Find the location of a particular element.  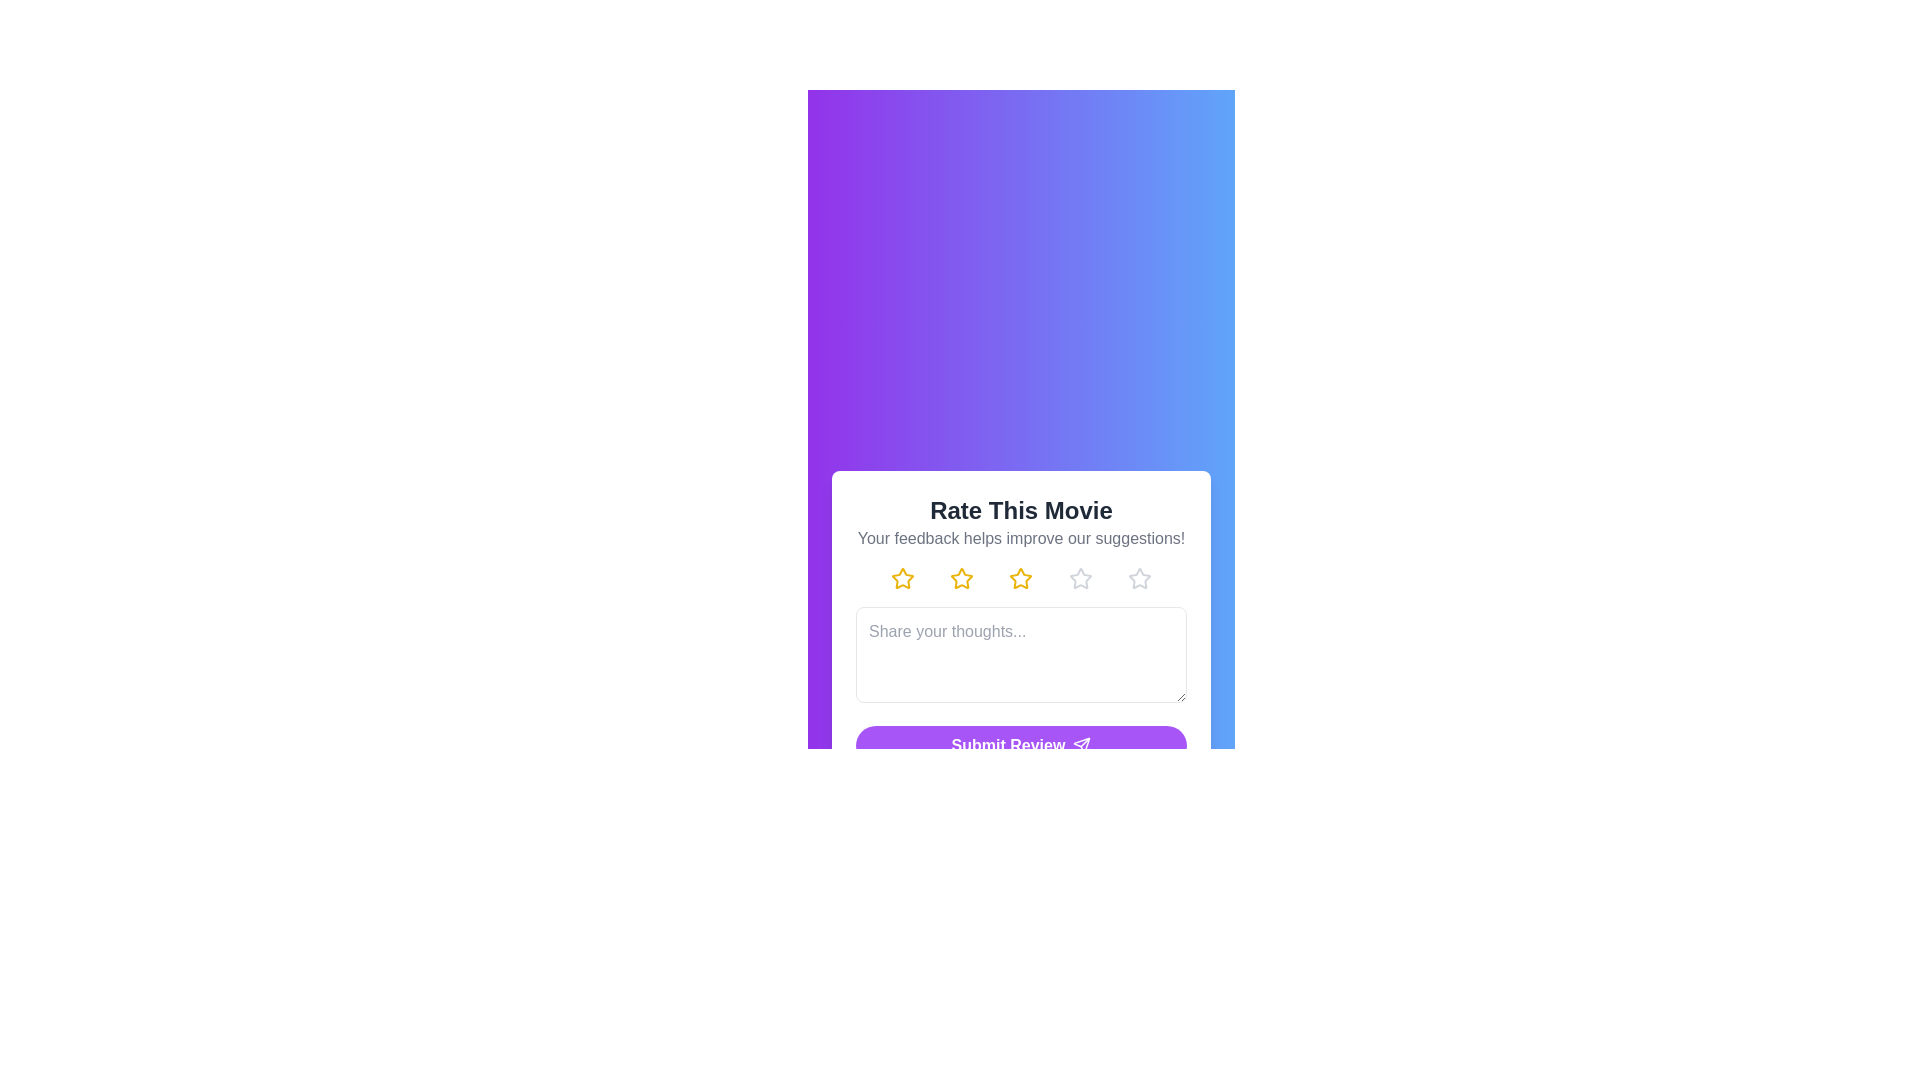

the fourth star icon in the interactive star rating system beneath 'Rate This Movie' is located at coordinates (1139, 578).